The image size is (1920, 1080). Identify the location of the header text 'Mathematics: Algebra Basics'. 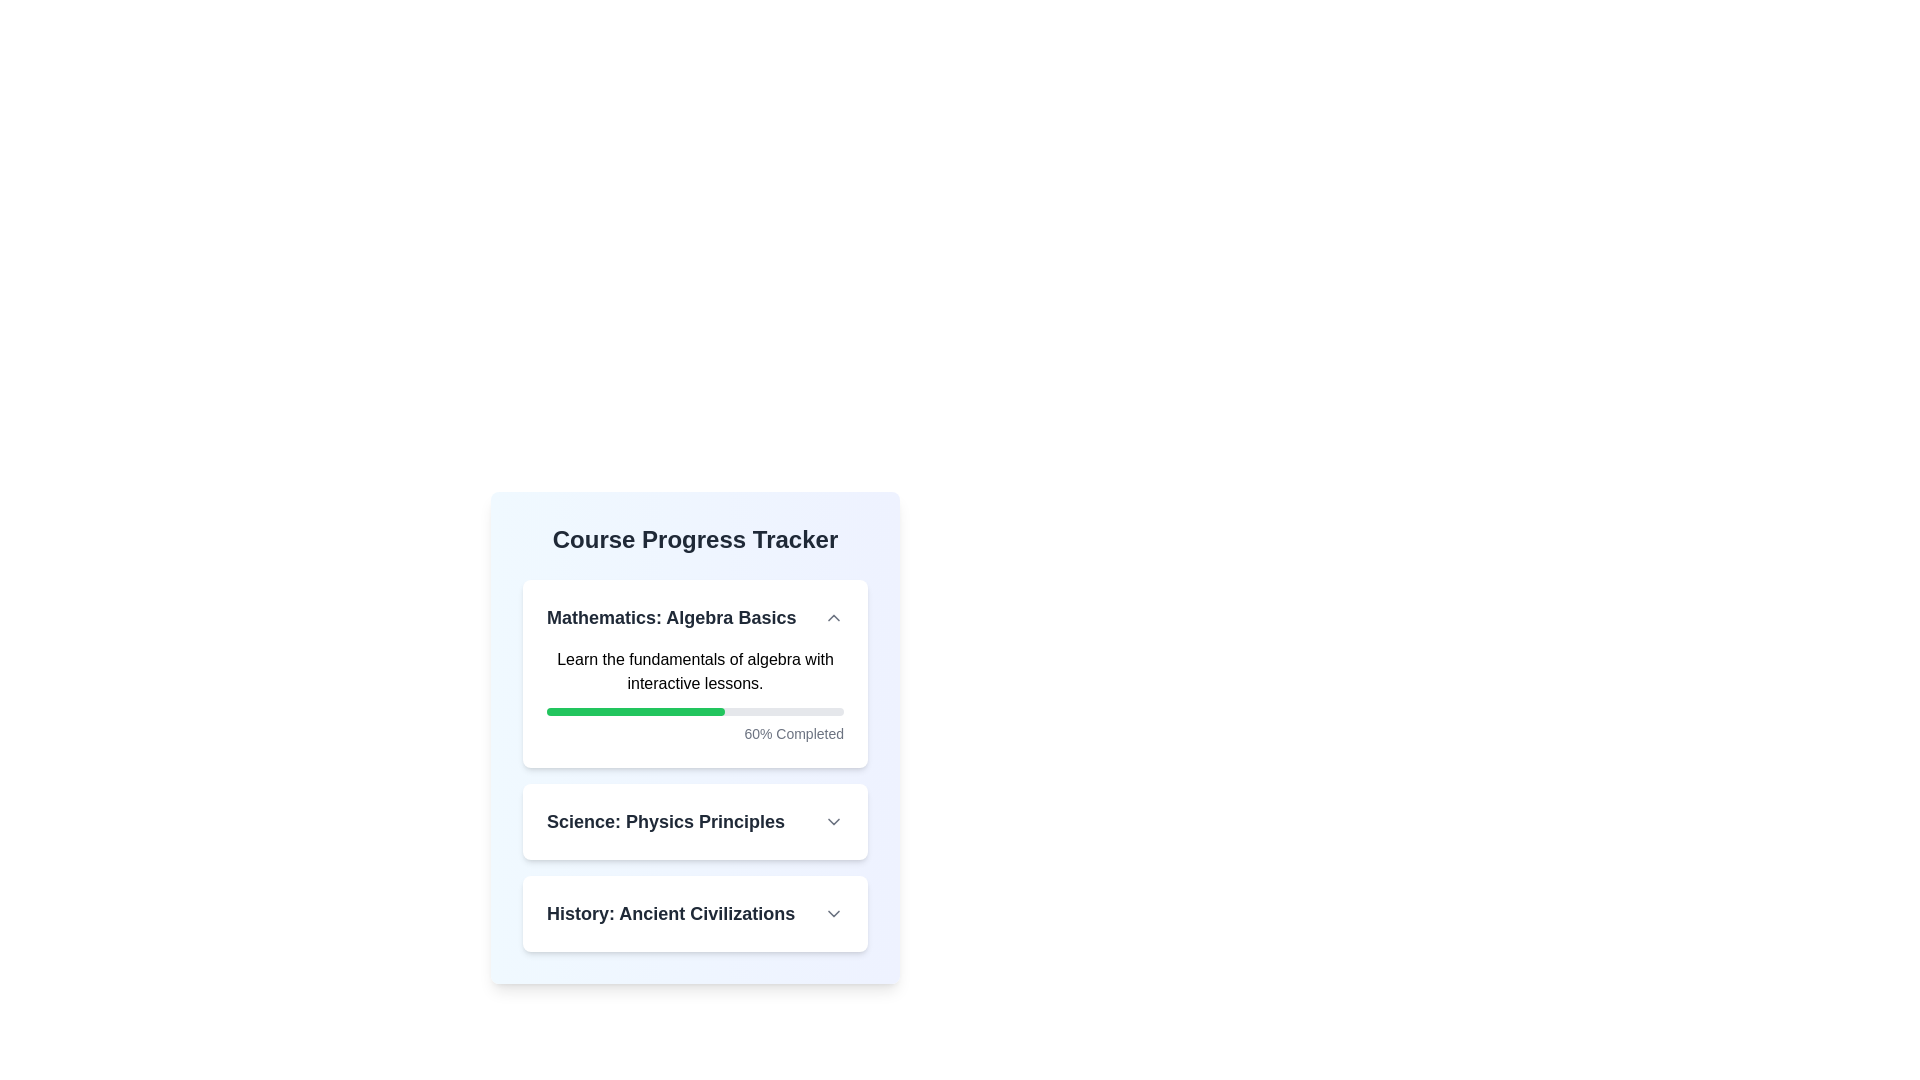
(695, 616).